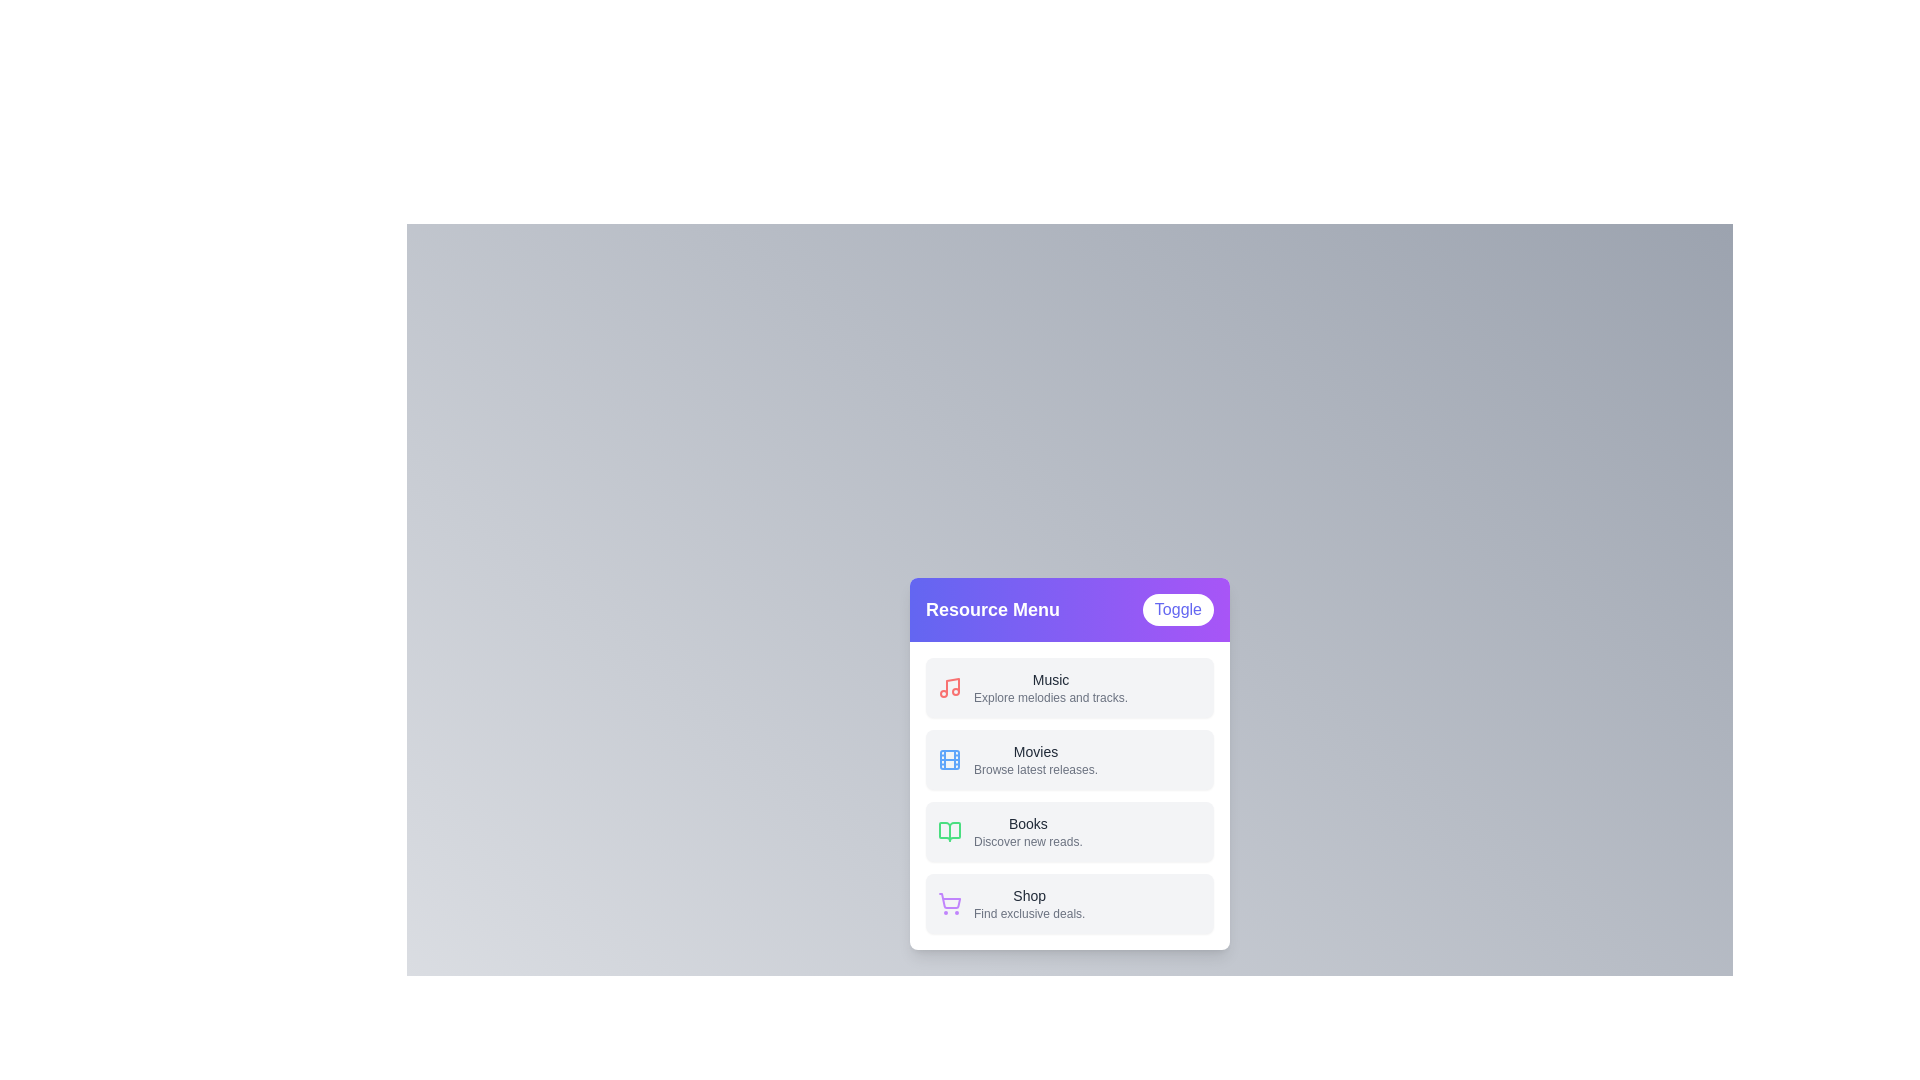 This screenshot has width=1920, height=1080. What do you see at coordinates (1177, 608) in the screenshot?
I see `the 'Toggle' button to toggle the menu open/close state` at bounding box center [1177, 608].